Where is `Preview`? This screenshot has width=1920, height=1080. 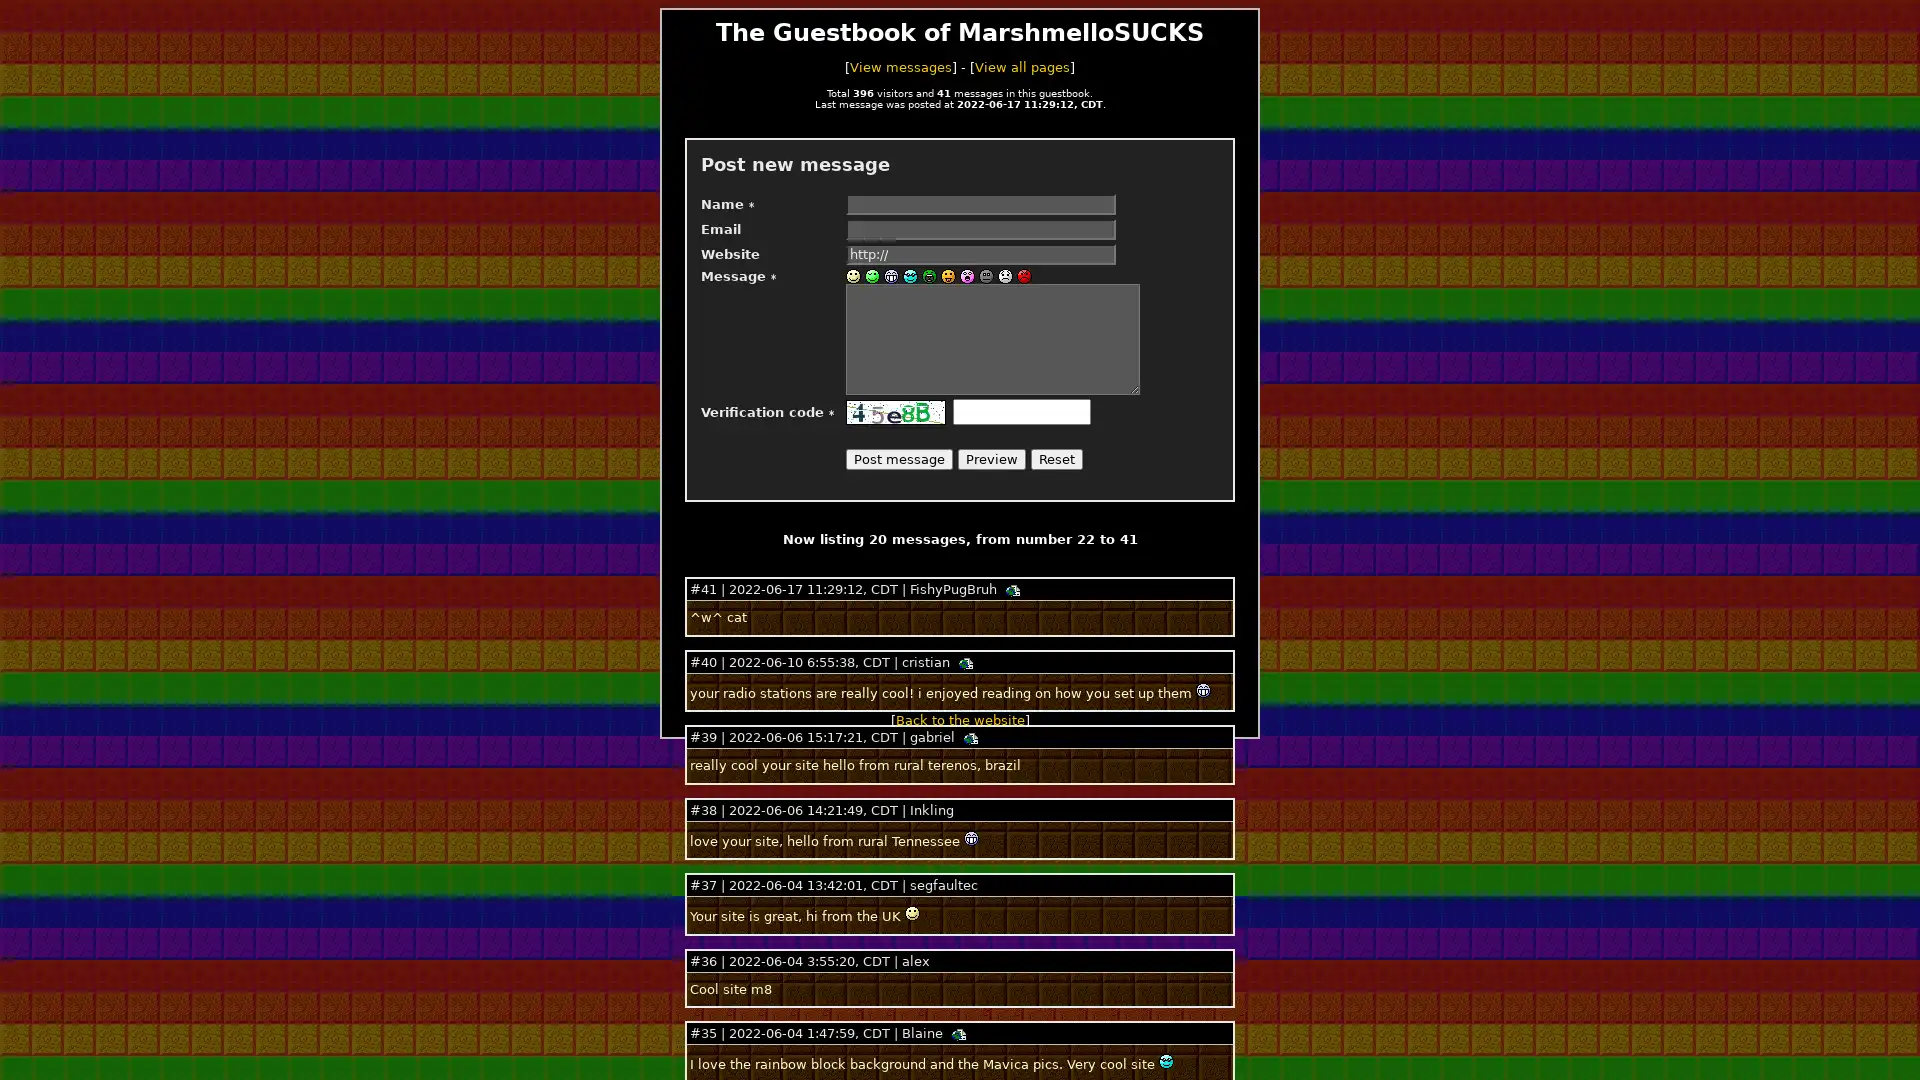 Preview is located at coordinates (992, 459).